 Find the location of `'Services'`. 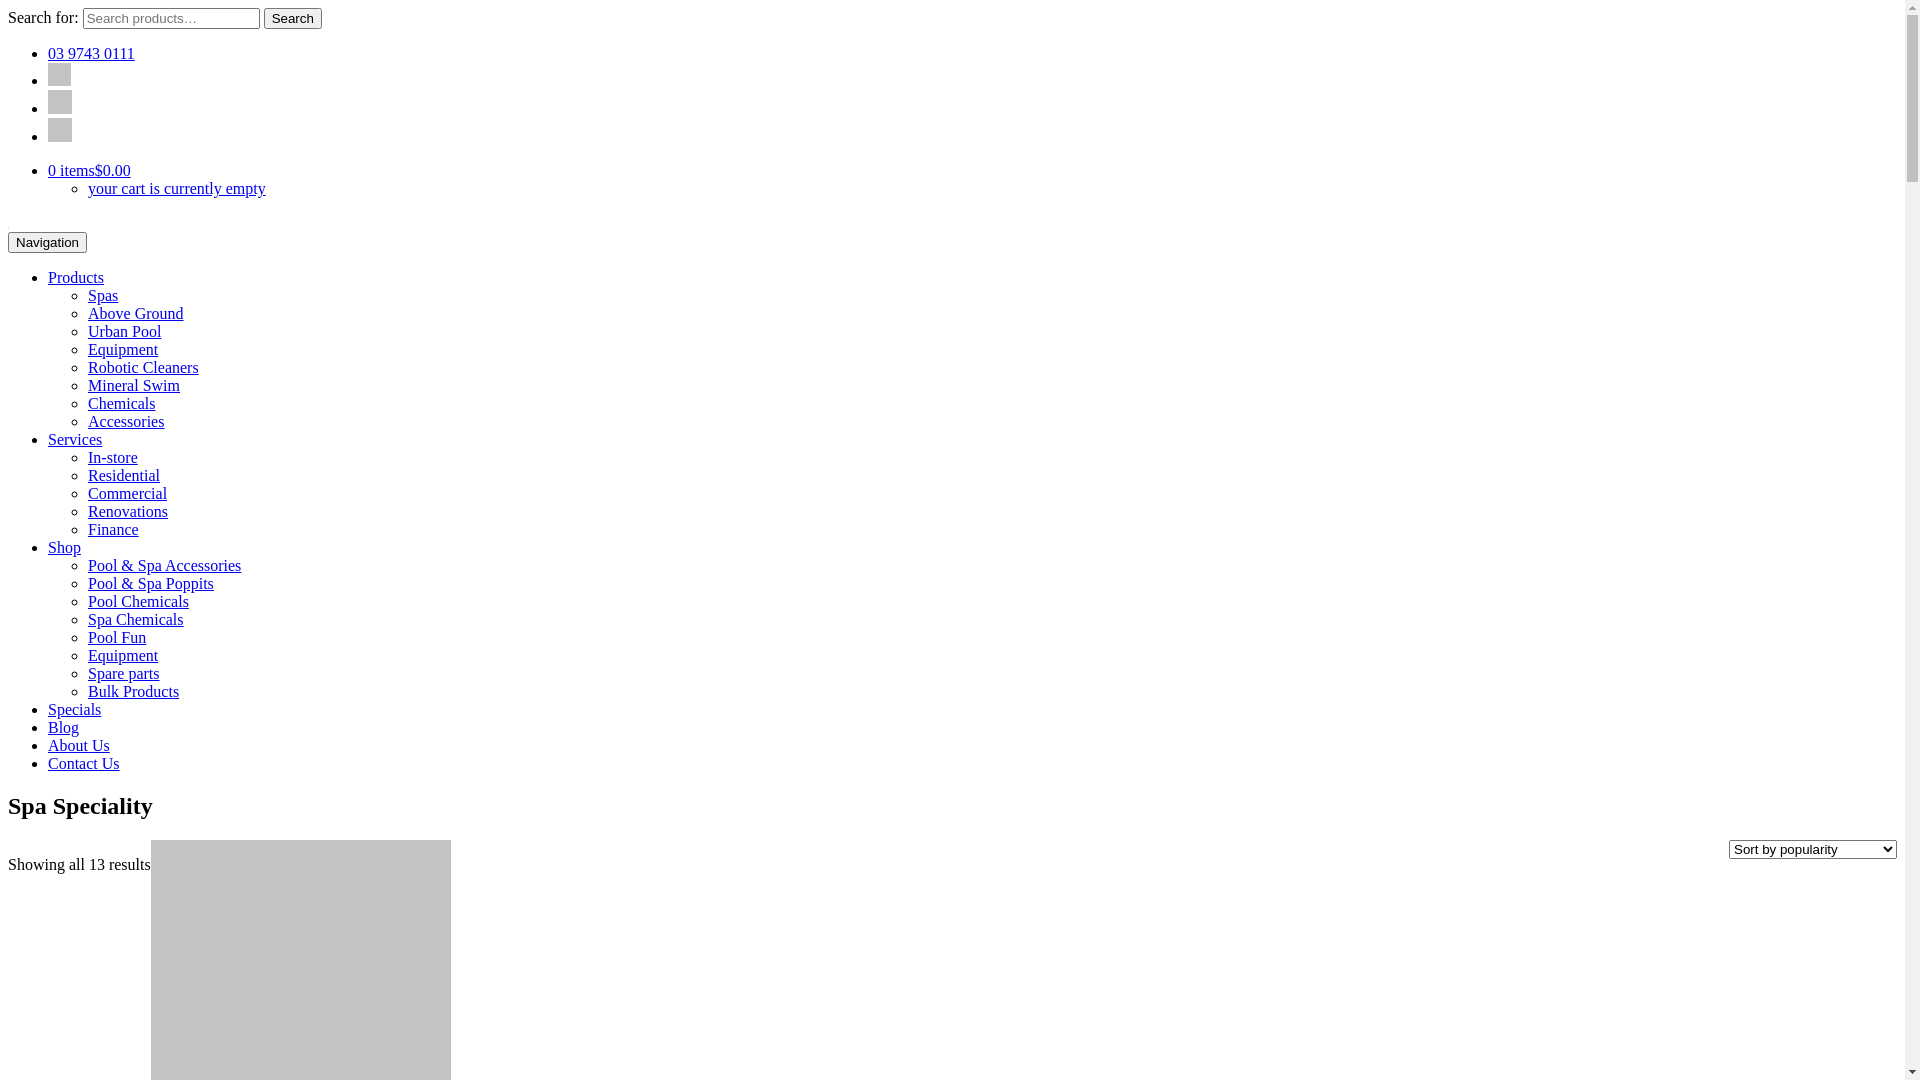

'Services' is located at coordinates (75, 438).